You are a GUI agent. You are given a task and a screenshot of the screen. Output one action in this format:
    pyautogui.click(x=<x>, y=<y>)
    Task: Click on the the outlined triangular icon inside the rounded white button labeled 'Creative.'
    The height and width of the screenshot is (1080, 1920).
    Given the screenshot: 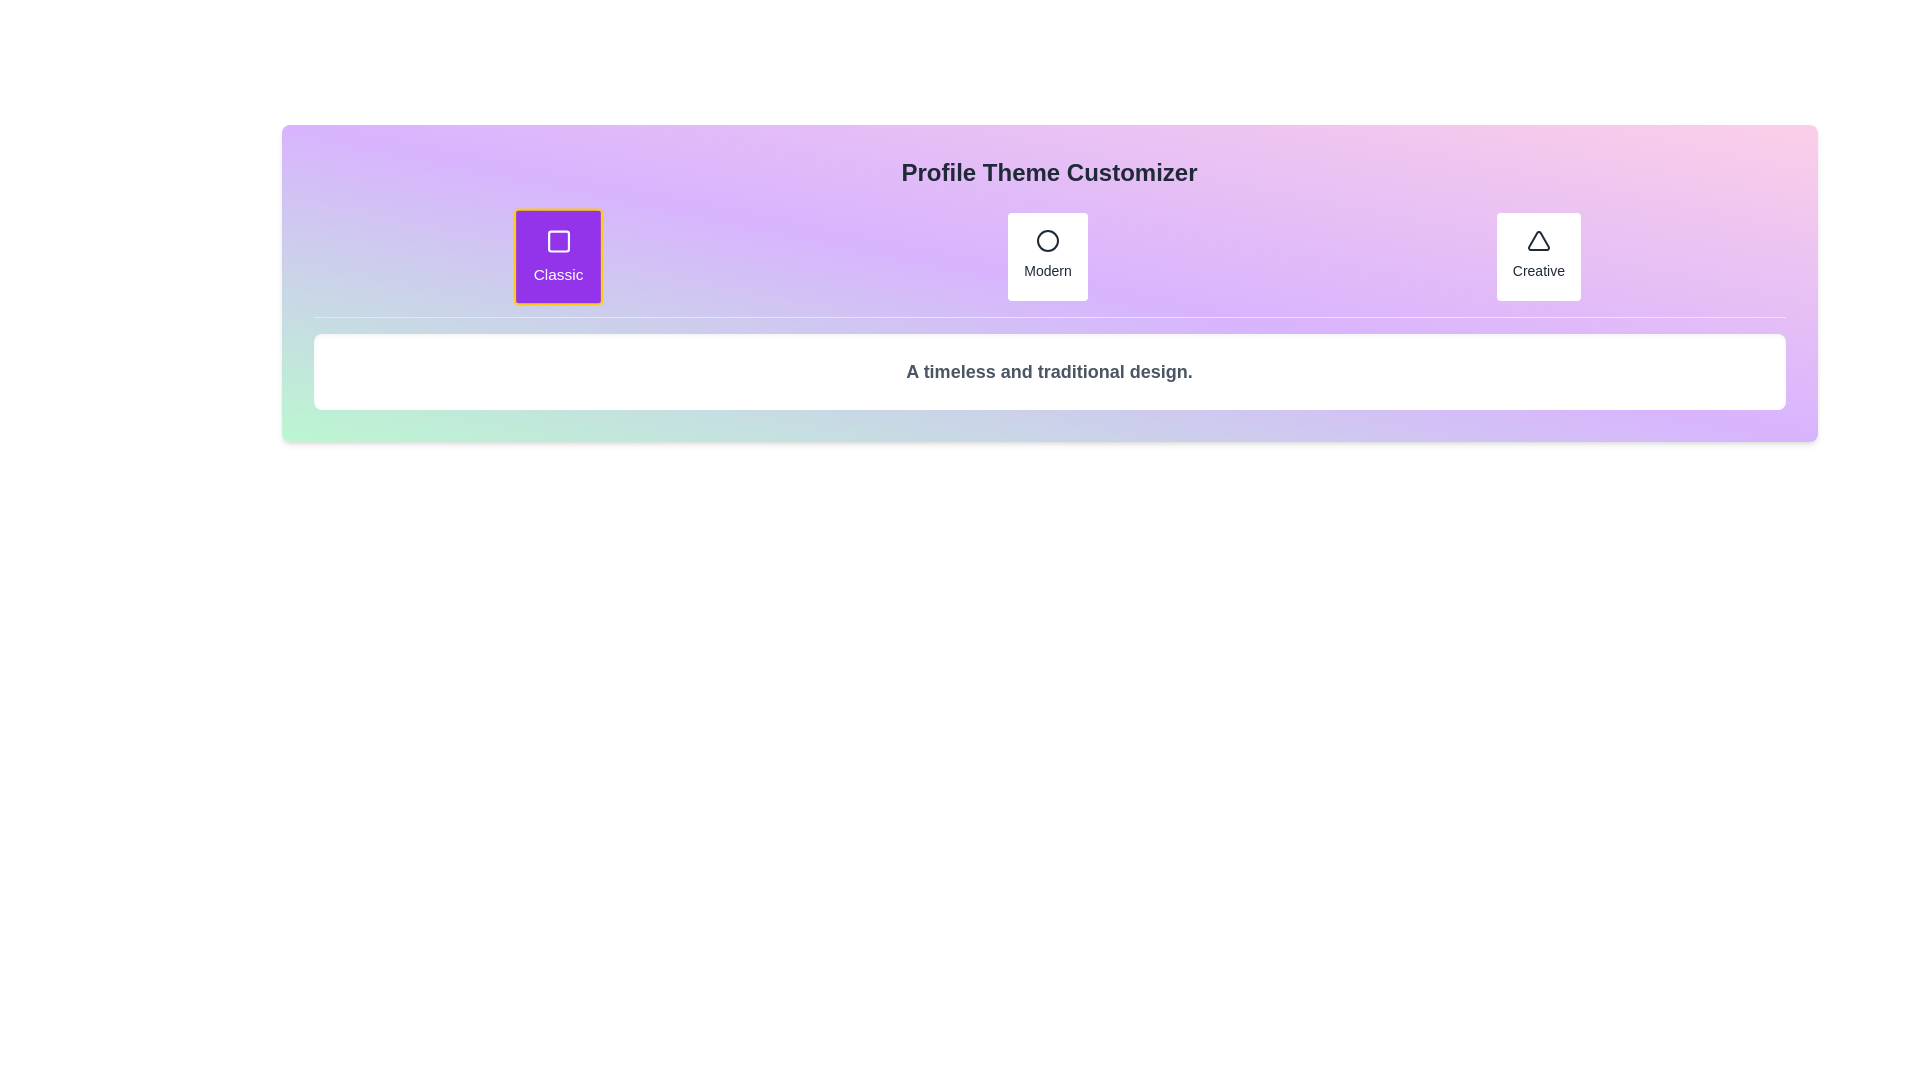 What is the action you would take?
    pyautogui.click(x=1537, y=239)
    